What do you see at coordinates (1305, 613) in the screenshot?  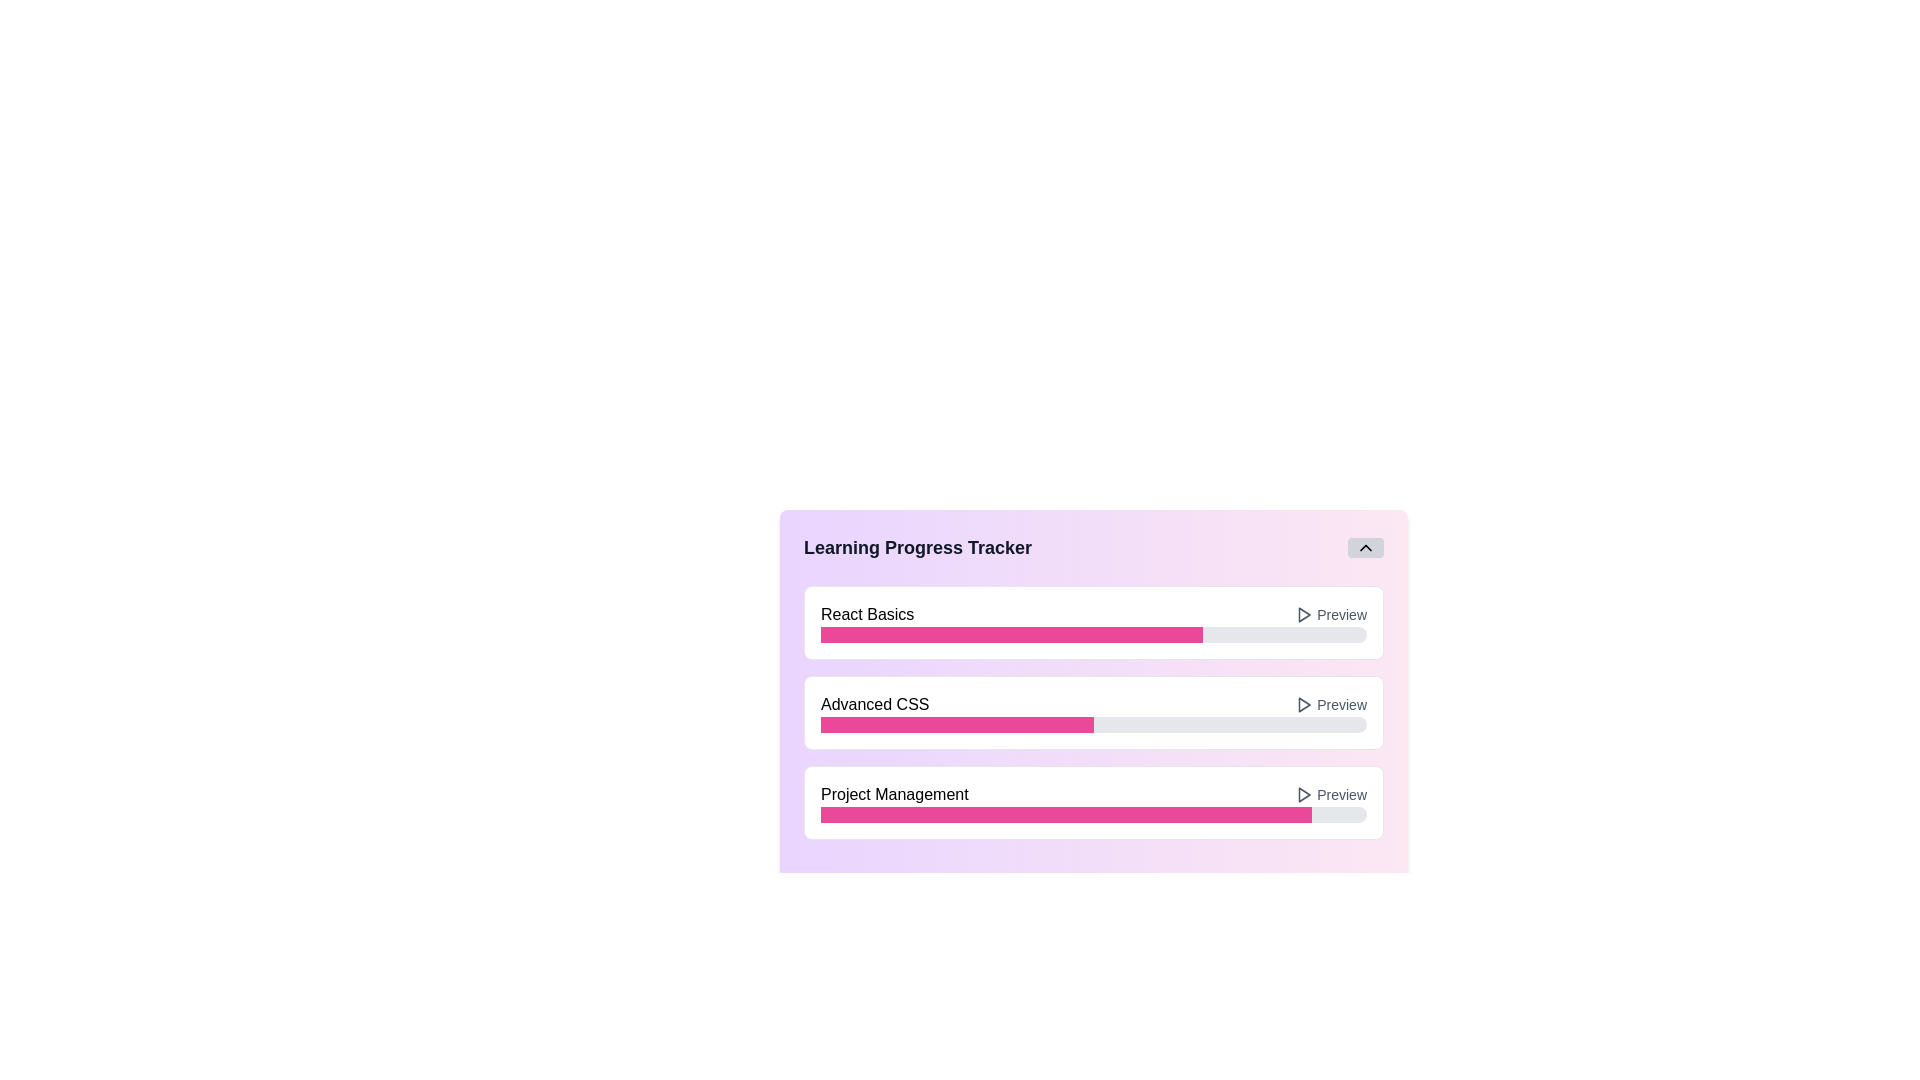 I see `the Play button icon located next to the 'React Basics' progress bar` at bounding box center [1305, 613].